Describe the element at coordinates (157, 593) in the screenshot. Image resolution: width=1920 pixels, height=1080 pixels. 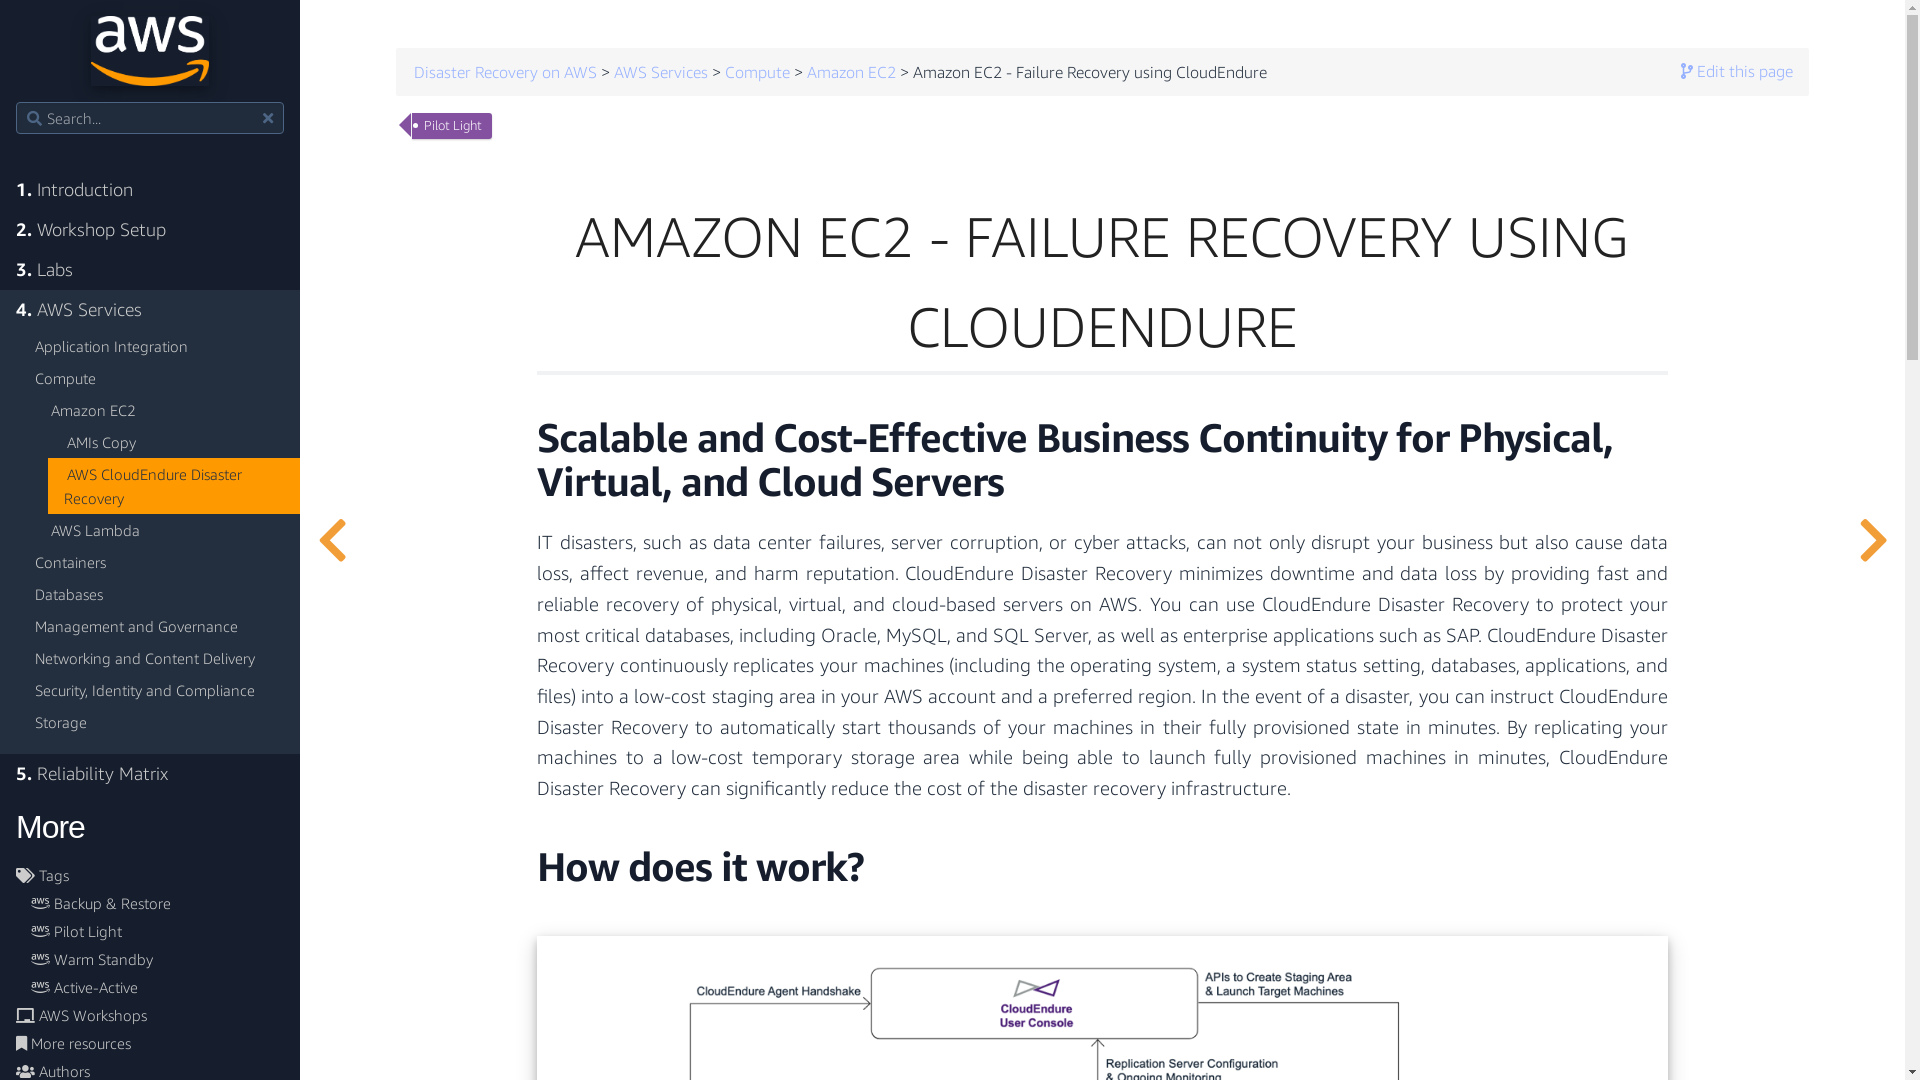
I see `'Databases'` at that location.